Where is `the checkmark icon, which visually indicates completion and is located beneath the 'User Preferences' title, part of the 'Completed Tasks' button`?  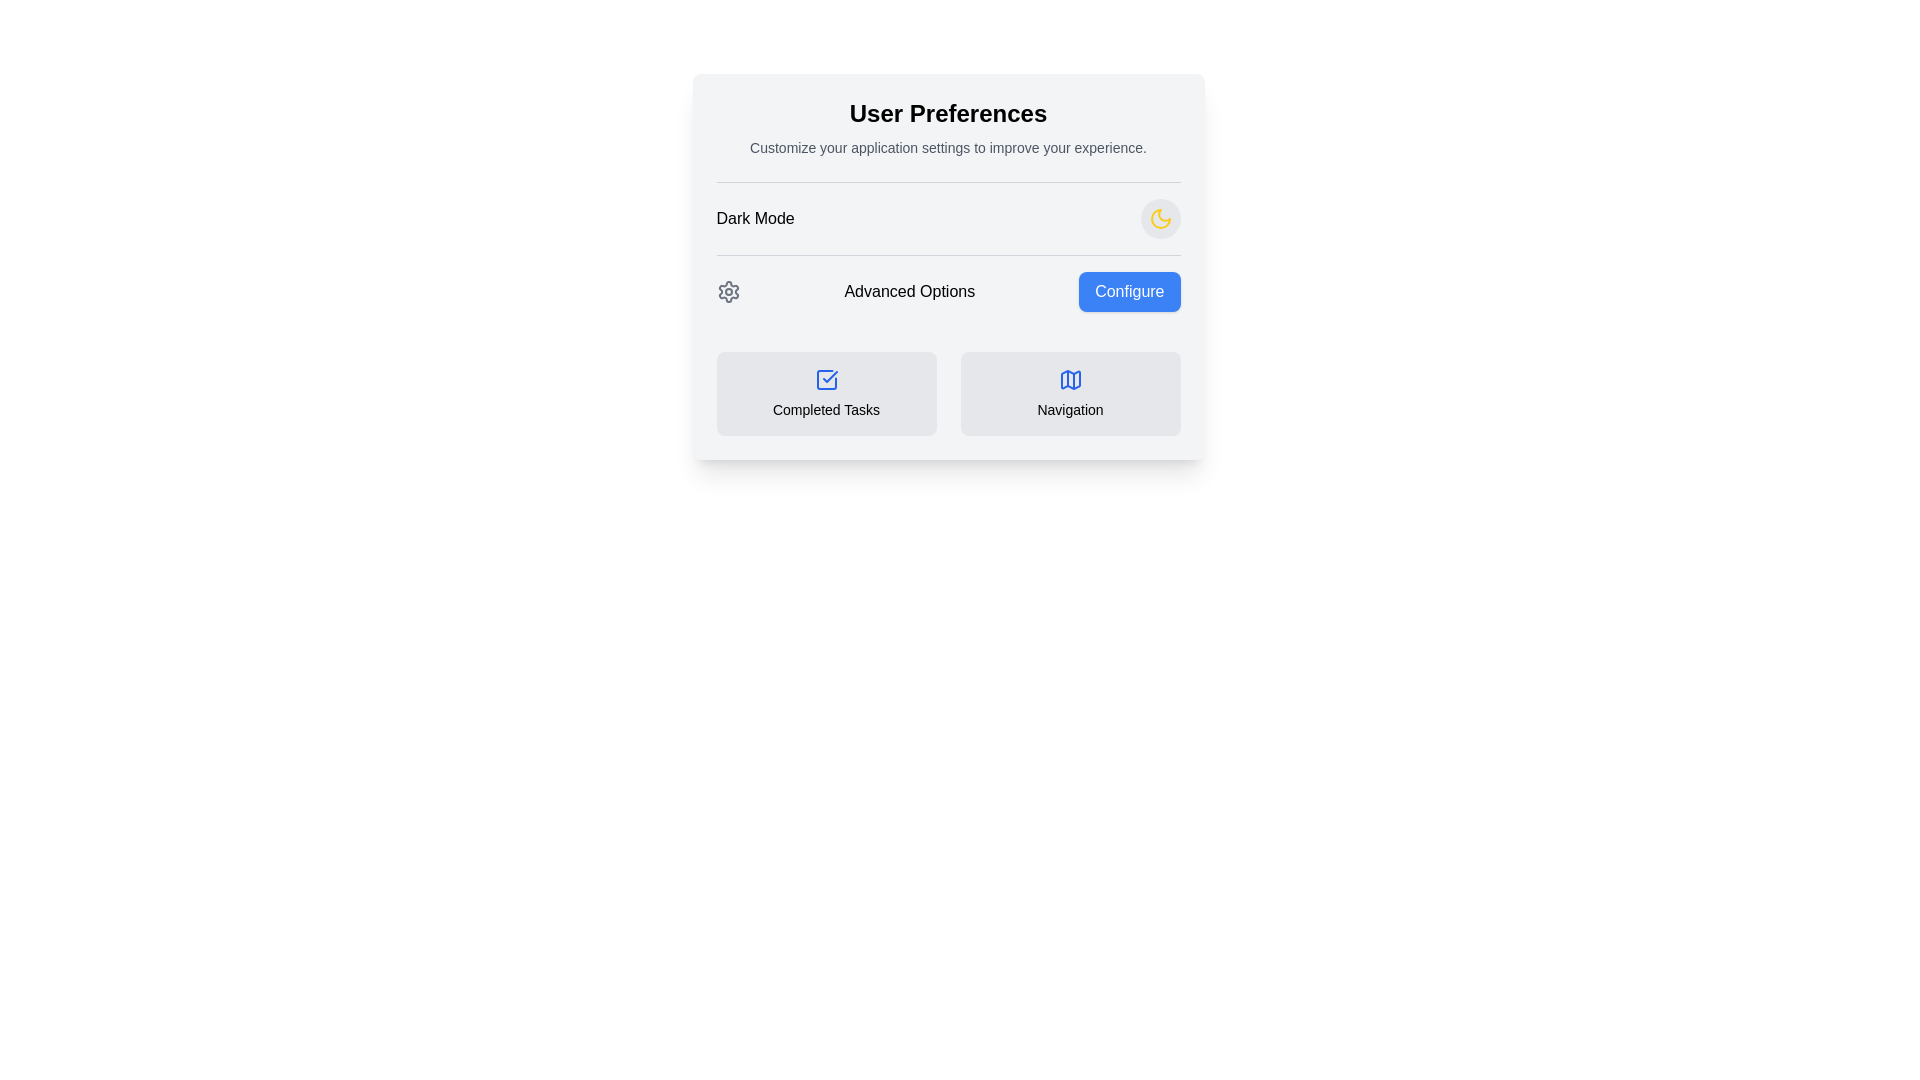 the checkmark icon, which visually indicates completion and is located beneath the 'User Preferences' title, part of the 'Completed Tasks' button is located at coordinates (830, 377).